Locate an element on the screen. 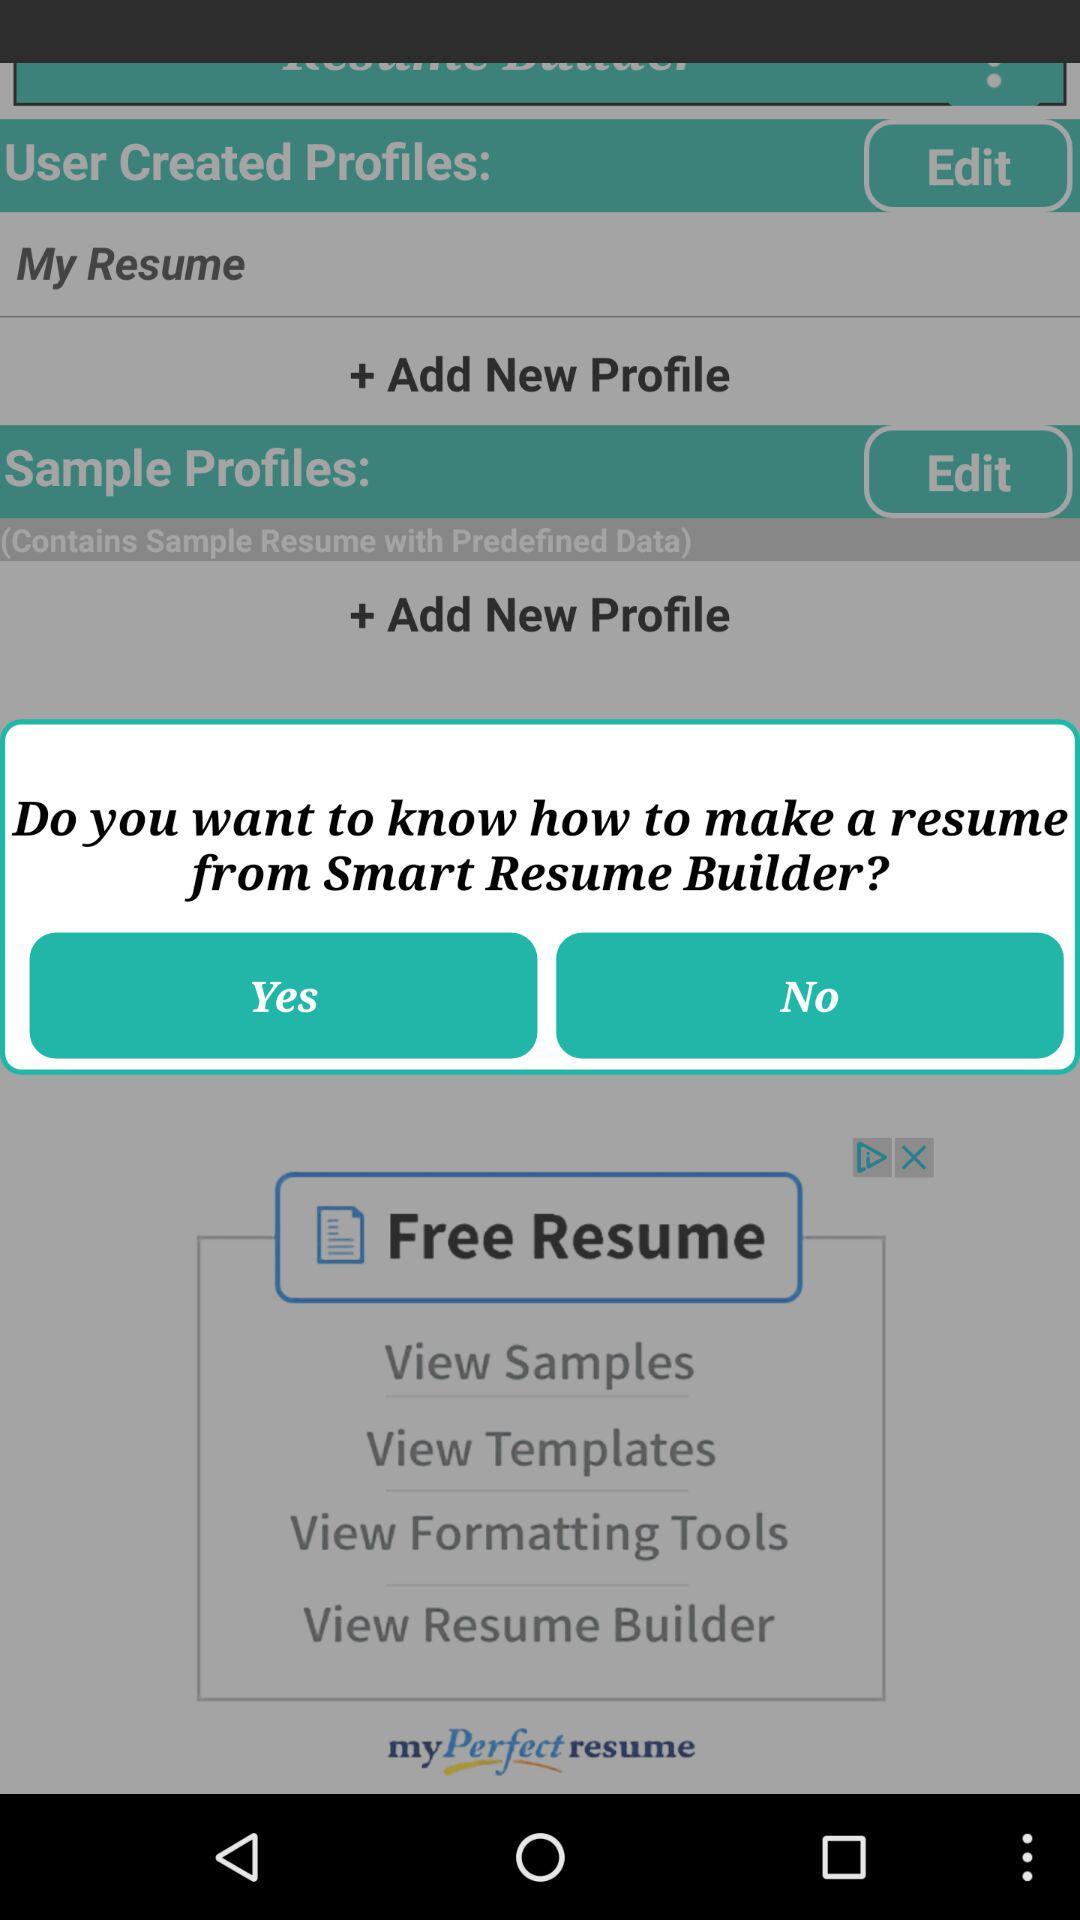 Image resolution: width=1080 pixels, height=1920 pixels. item to the left of the no is located at coordinates (283, 995).